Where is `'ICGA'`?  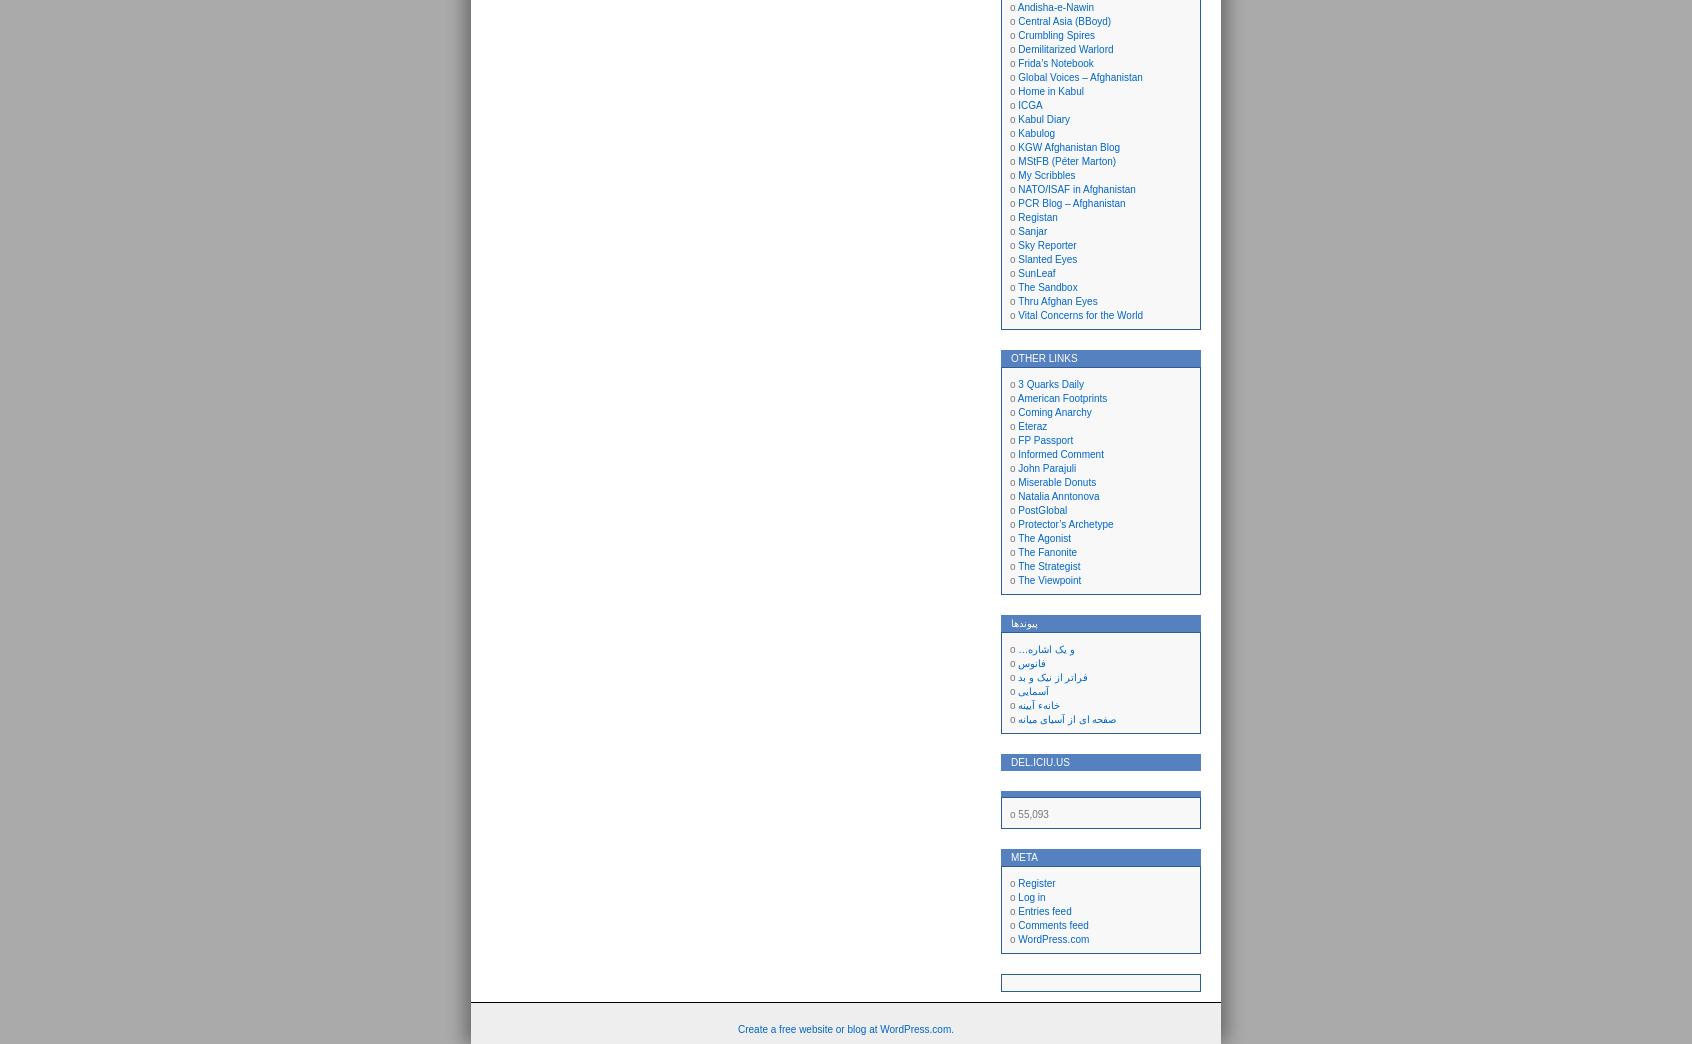 'ICGA' is located at coordinates (1028, 105).